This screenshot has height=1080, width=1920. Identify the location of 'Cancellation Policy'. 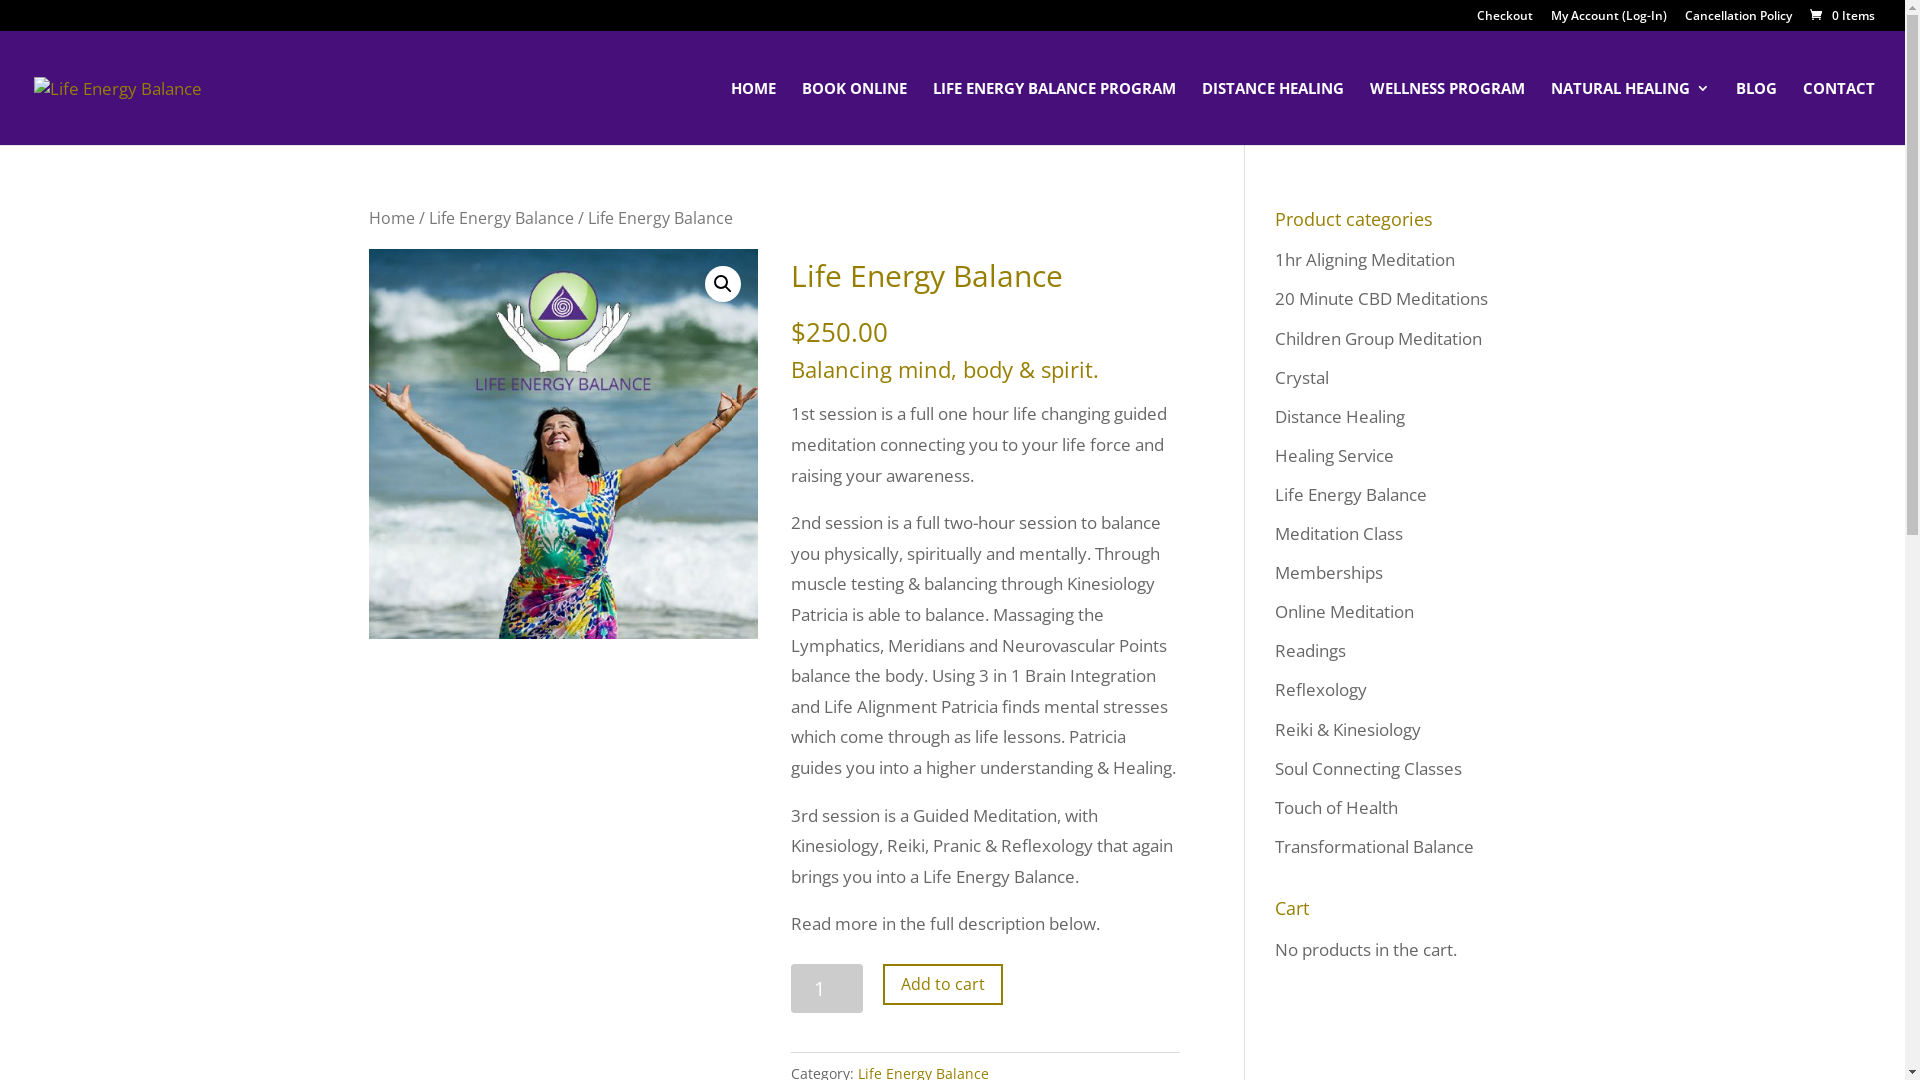
(1737, 20).